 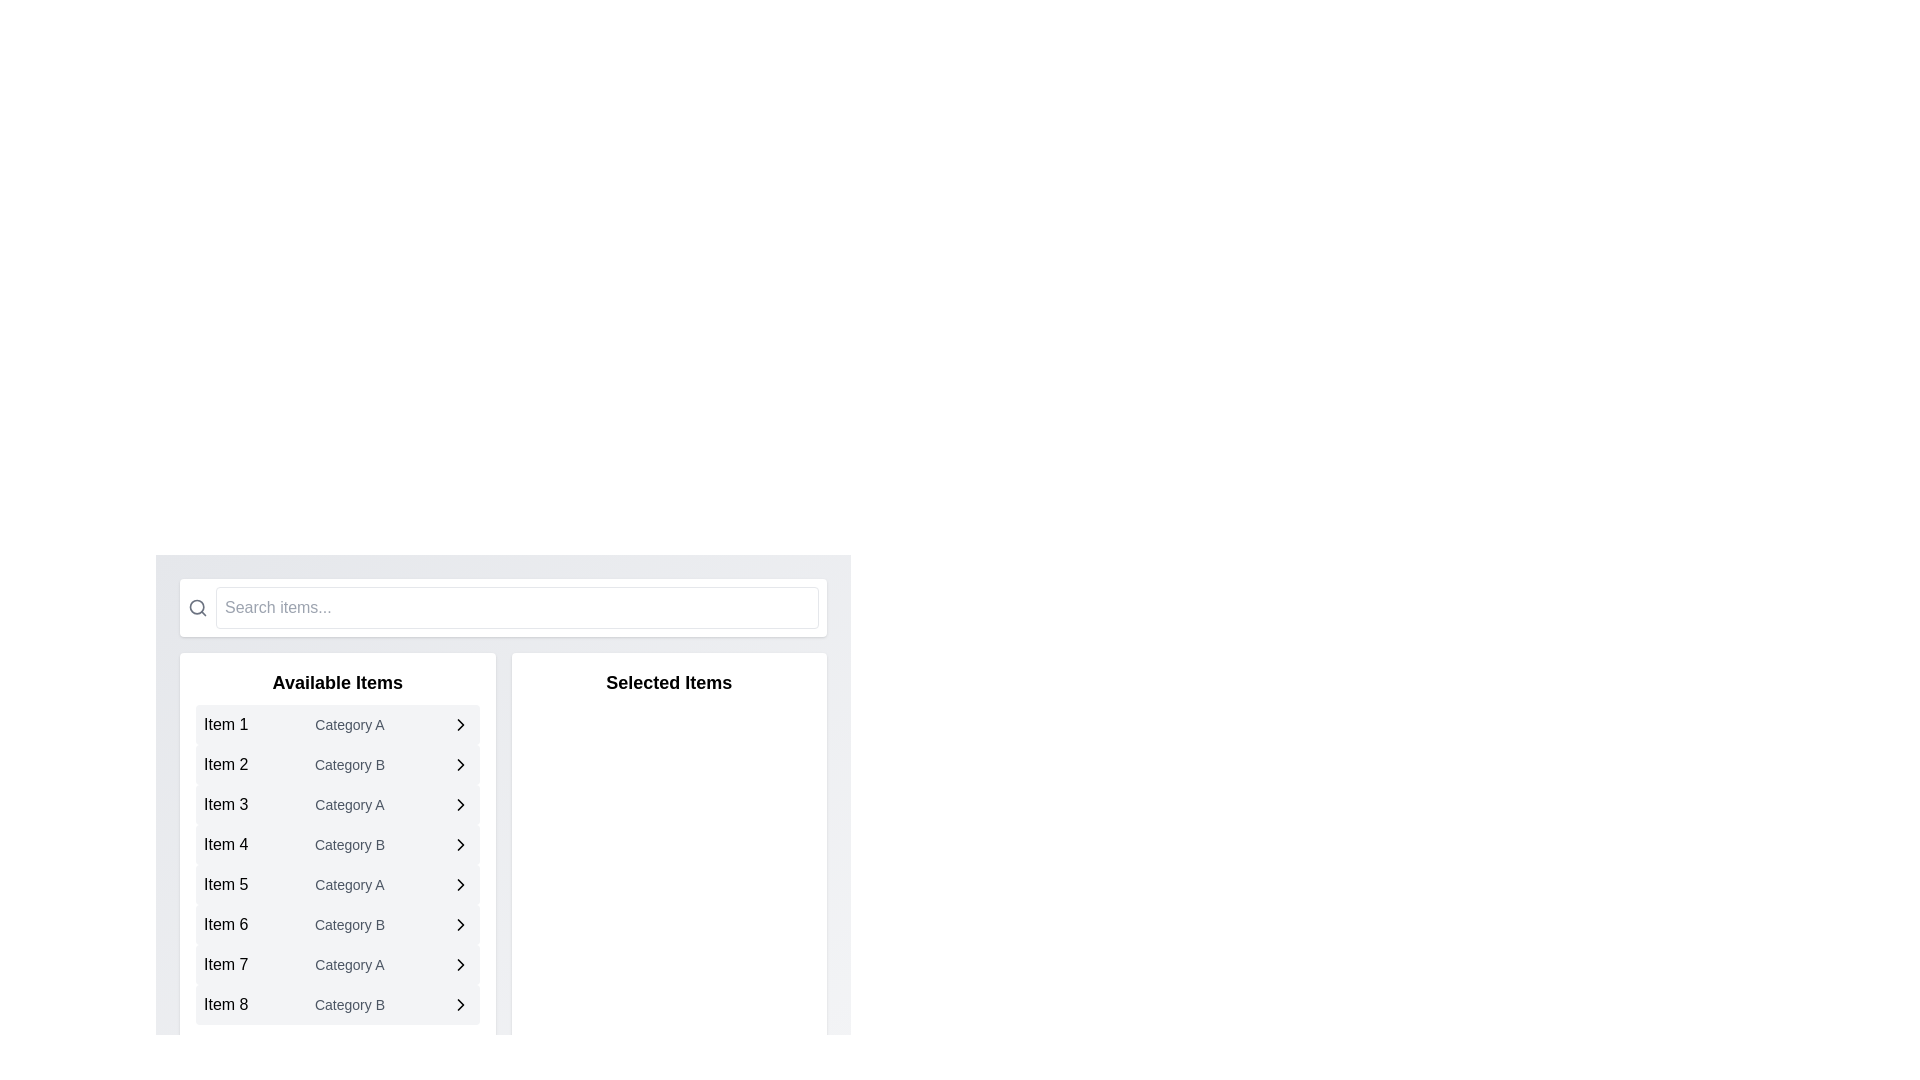 I want to click on the interactive list item 'Item 4', so click(x=337, y=844).